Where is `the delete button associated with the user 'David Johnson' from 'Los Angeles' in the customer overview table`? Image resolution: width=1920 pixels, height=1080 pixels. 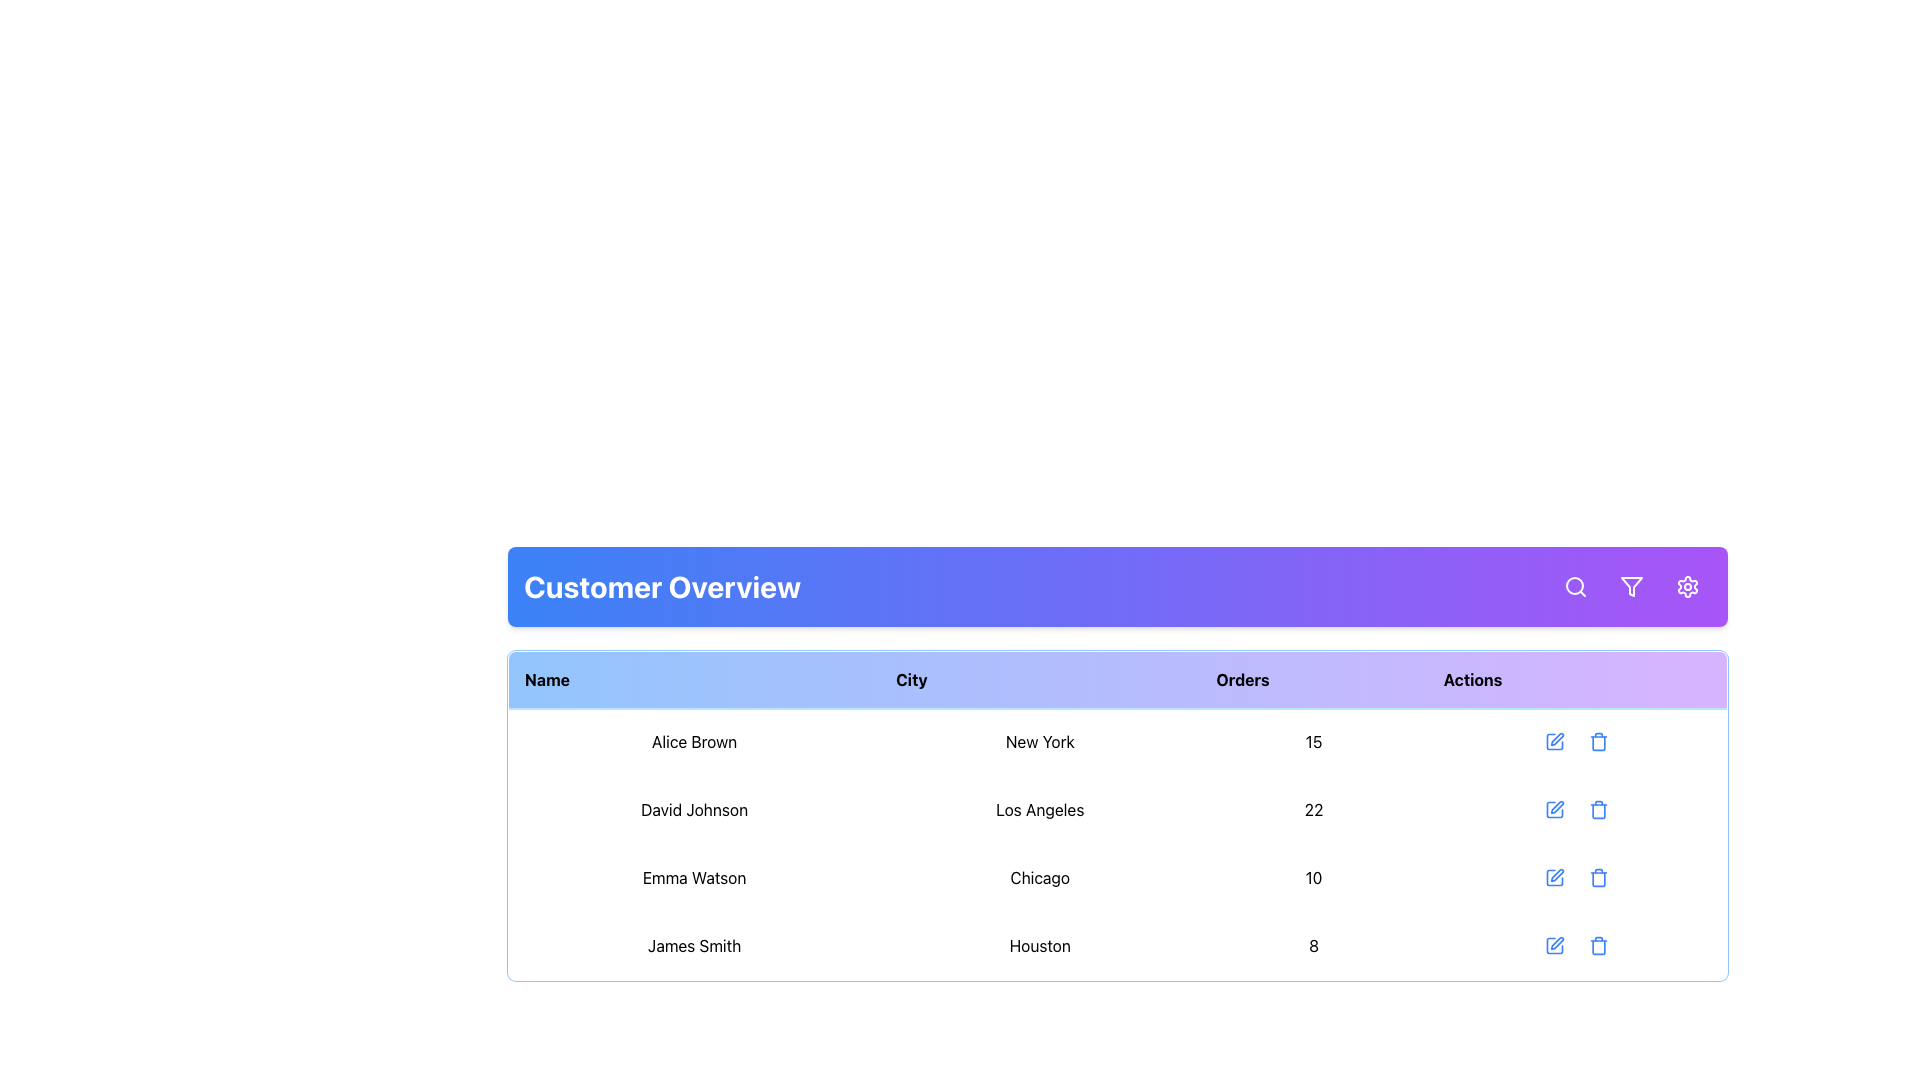
the delete button associated with the user 'David Johnson' from 'Los Angeles' in the customer overview table is located at coordinates (1598, 810).